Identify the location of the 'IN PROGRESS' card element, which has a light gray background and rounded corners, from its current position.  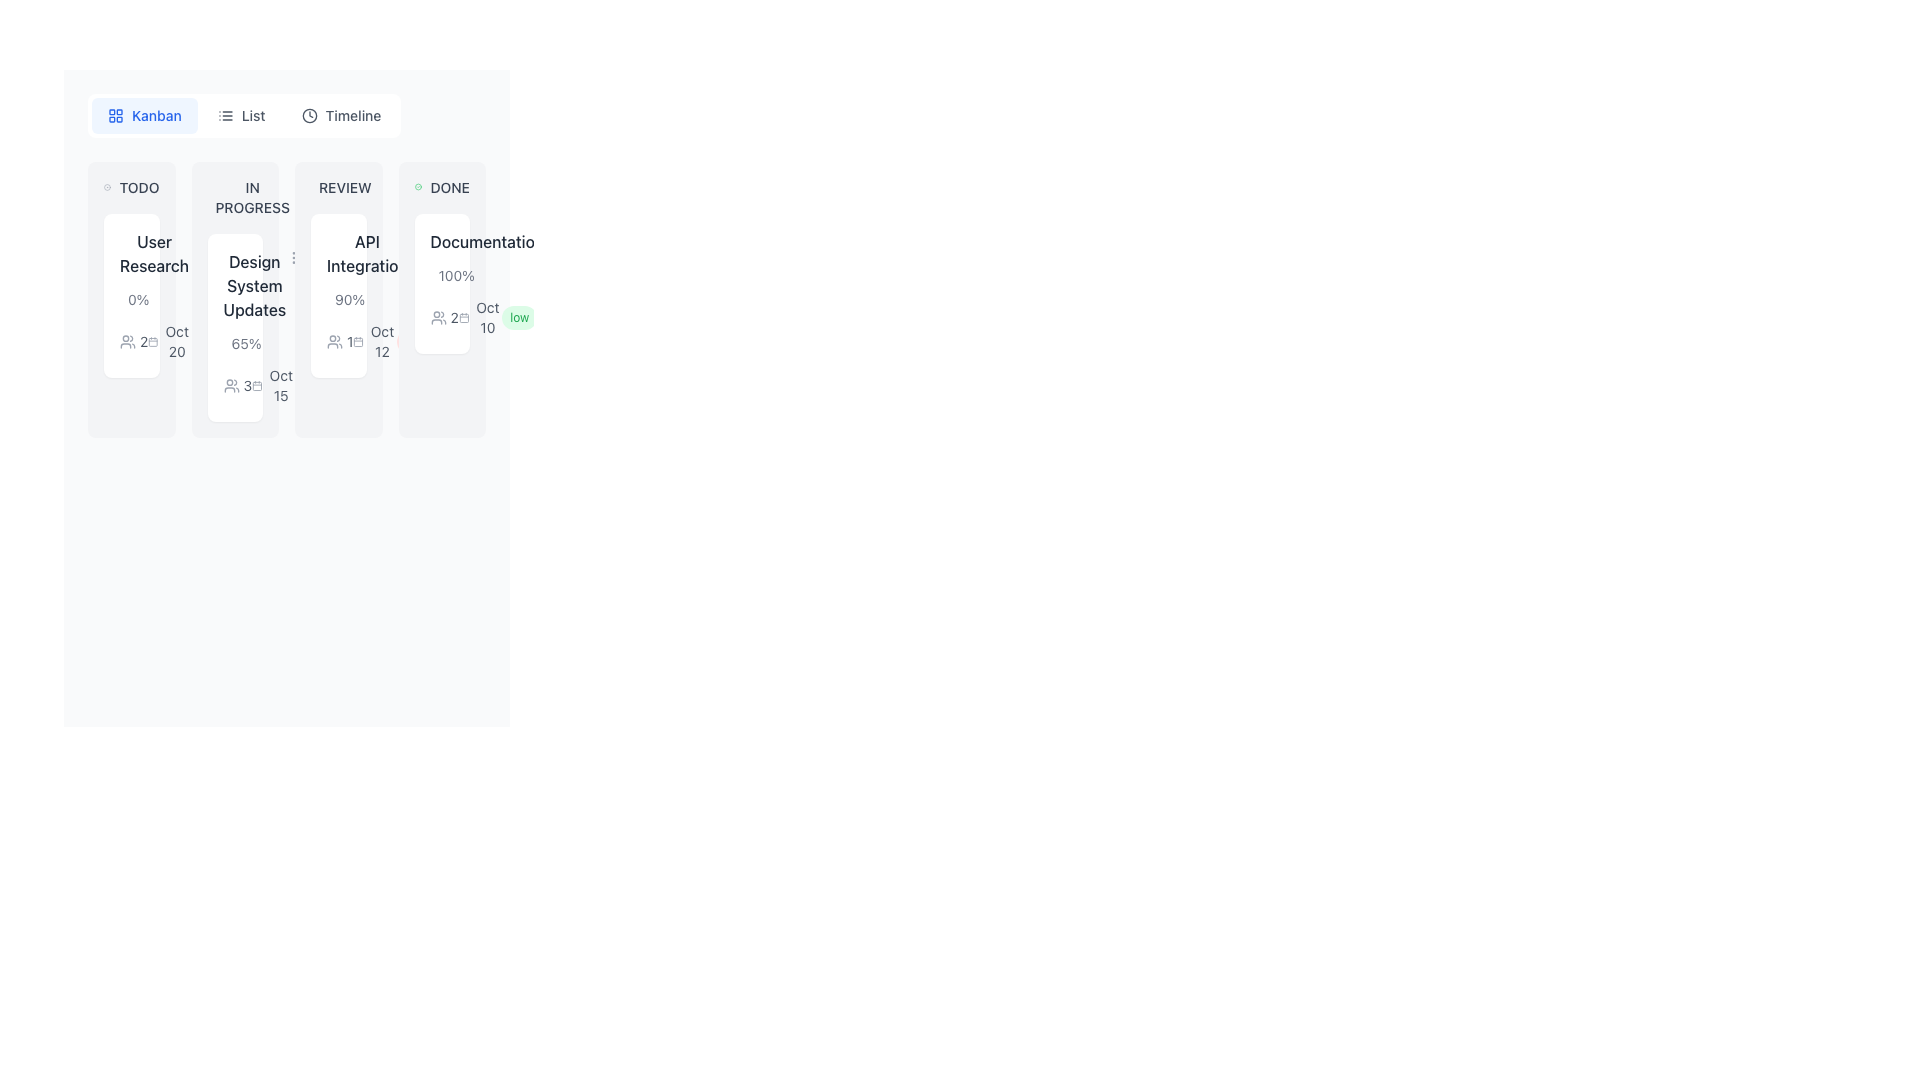
(235, 300).